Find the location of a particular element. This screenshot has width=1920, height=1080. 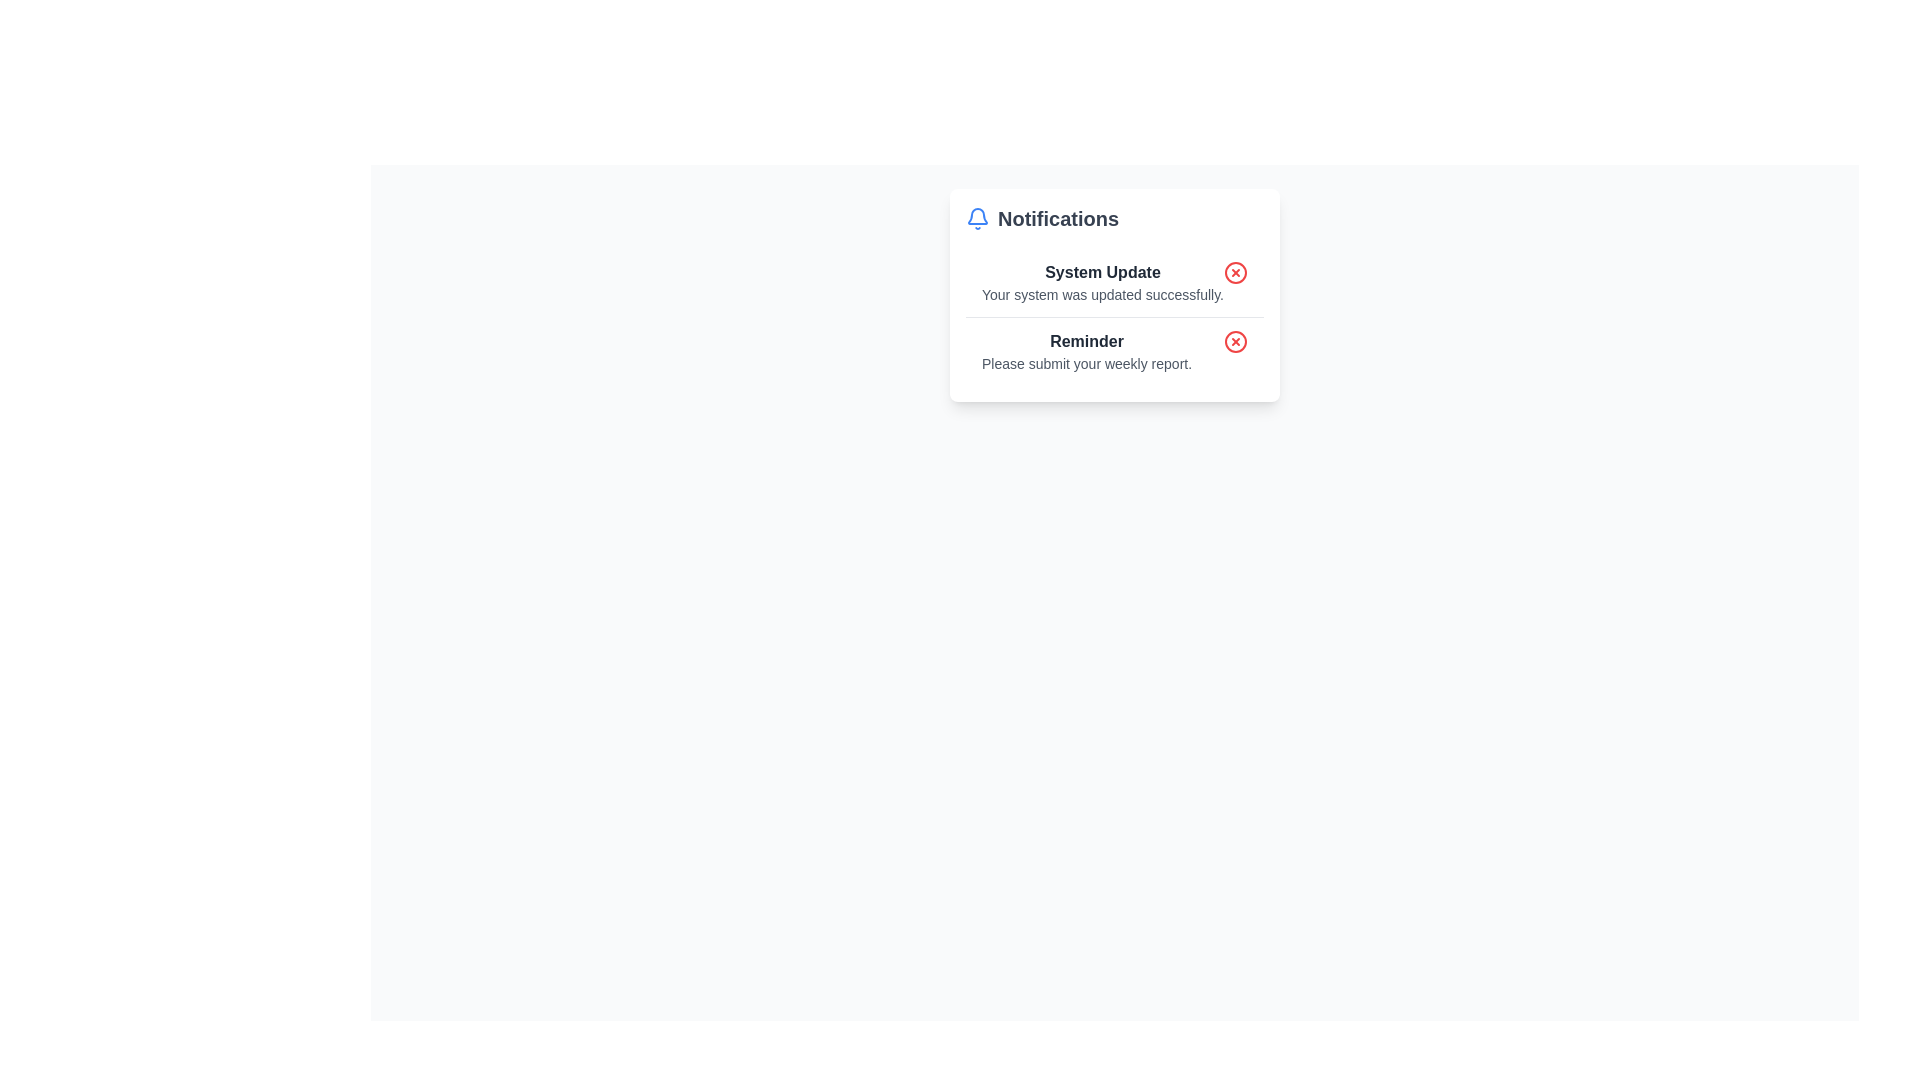

the bell icon located to the left of the 'Notifications' text in the header of the notifications section to manage notifications is located at coordinates (978, 219).